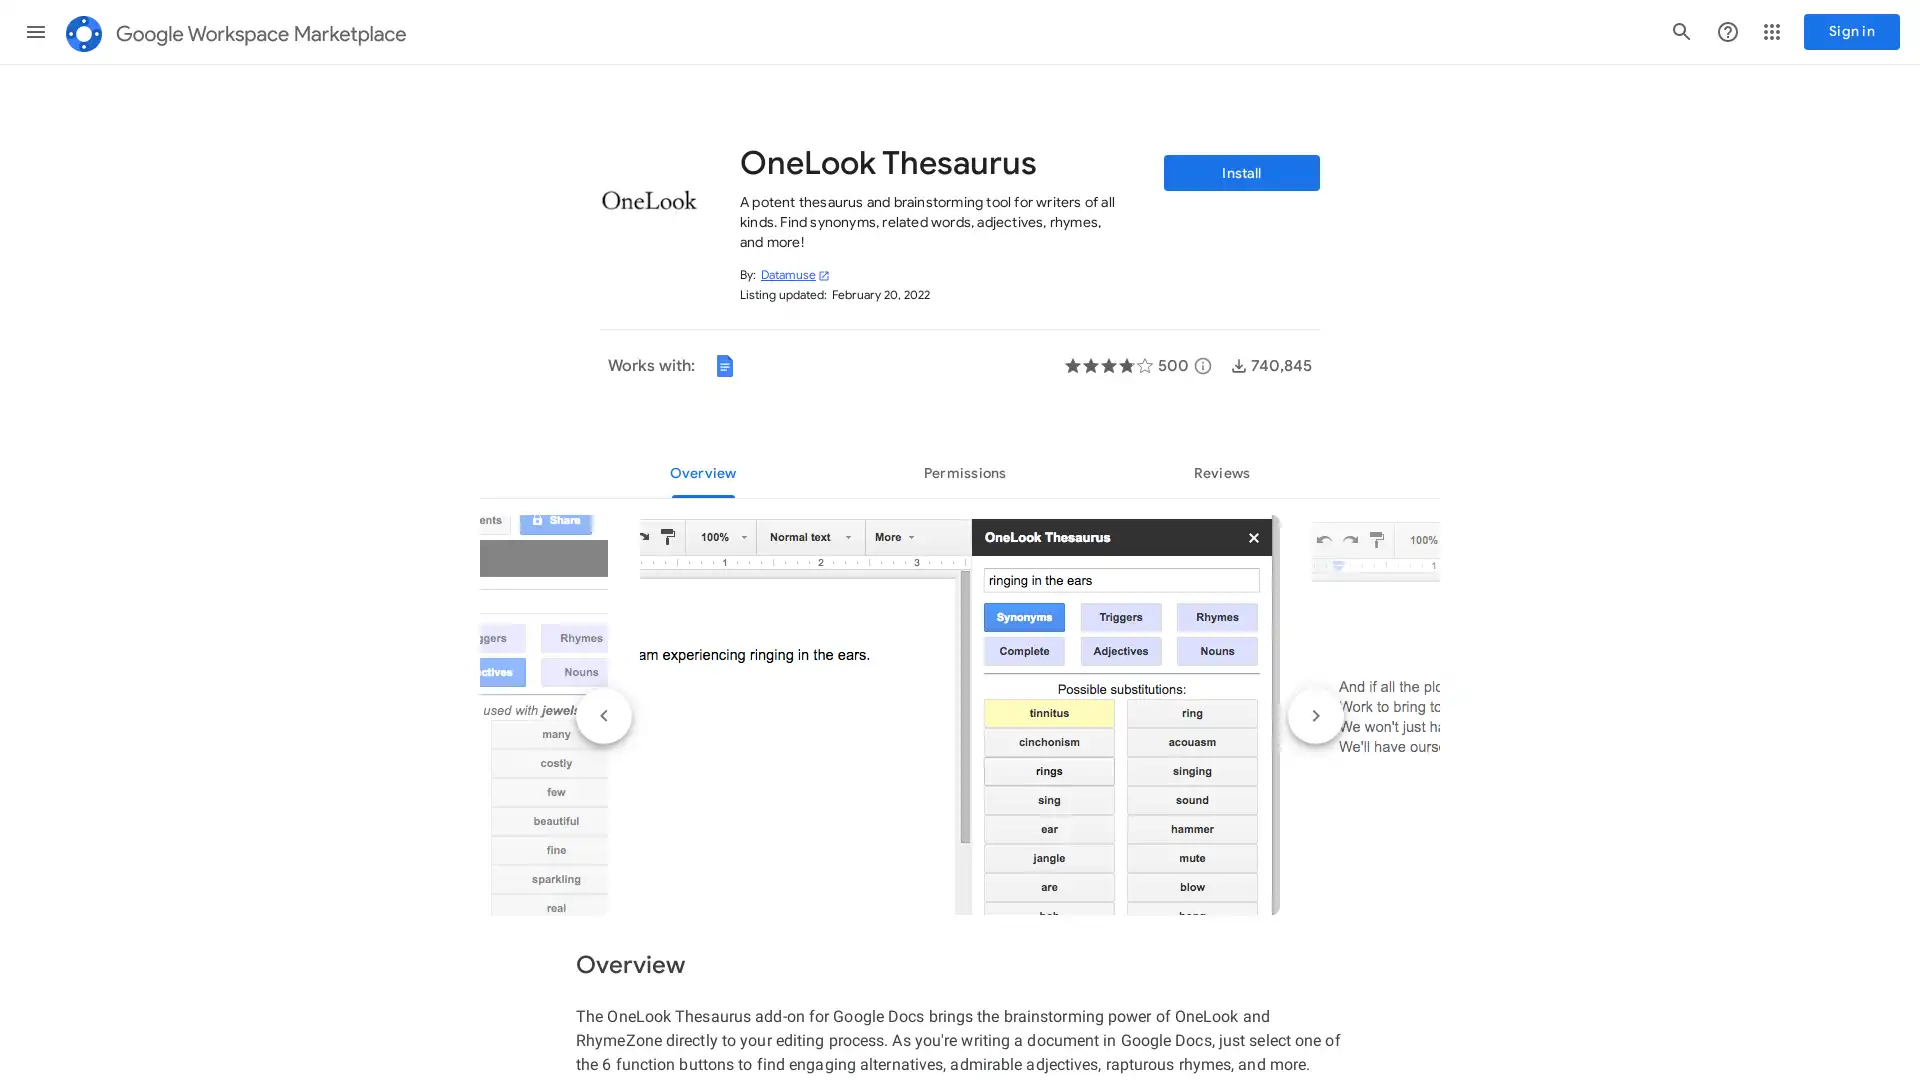  What do you see at coordinates (19, 192) in the screenshot?
I see `Editor's choice` at bounding box center [19, 192].